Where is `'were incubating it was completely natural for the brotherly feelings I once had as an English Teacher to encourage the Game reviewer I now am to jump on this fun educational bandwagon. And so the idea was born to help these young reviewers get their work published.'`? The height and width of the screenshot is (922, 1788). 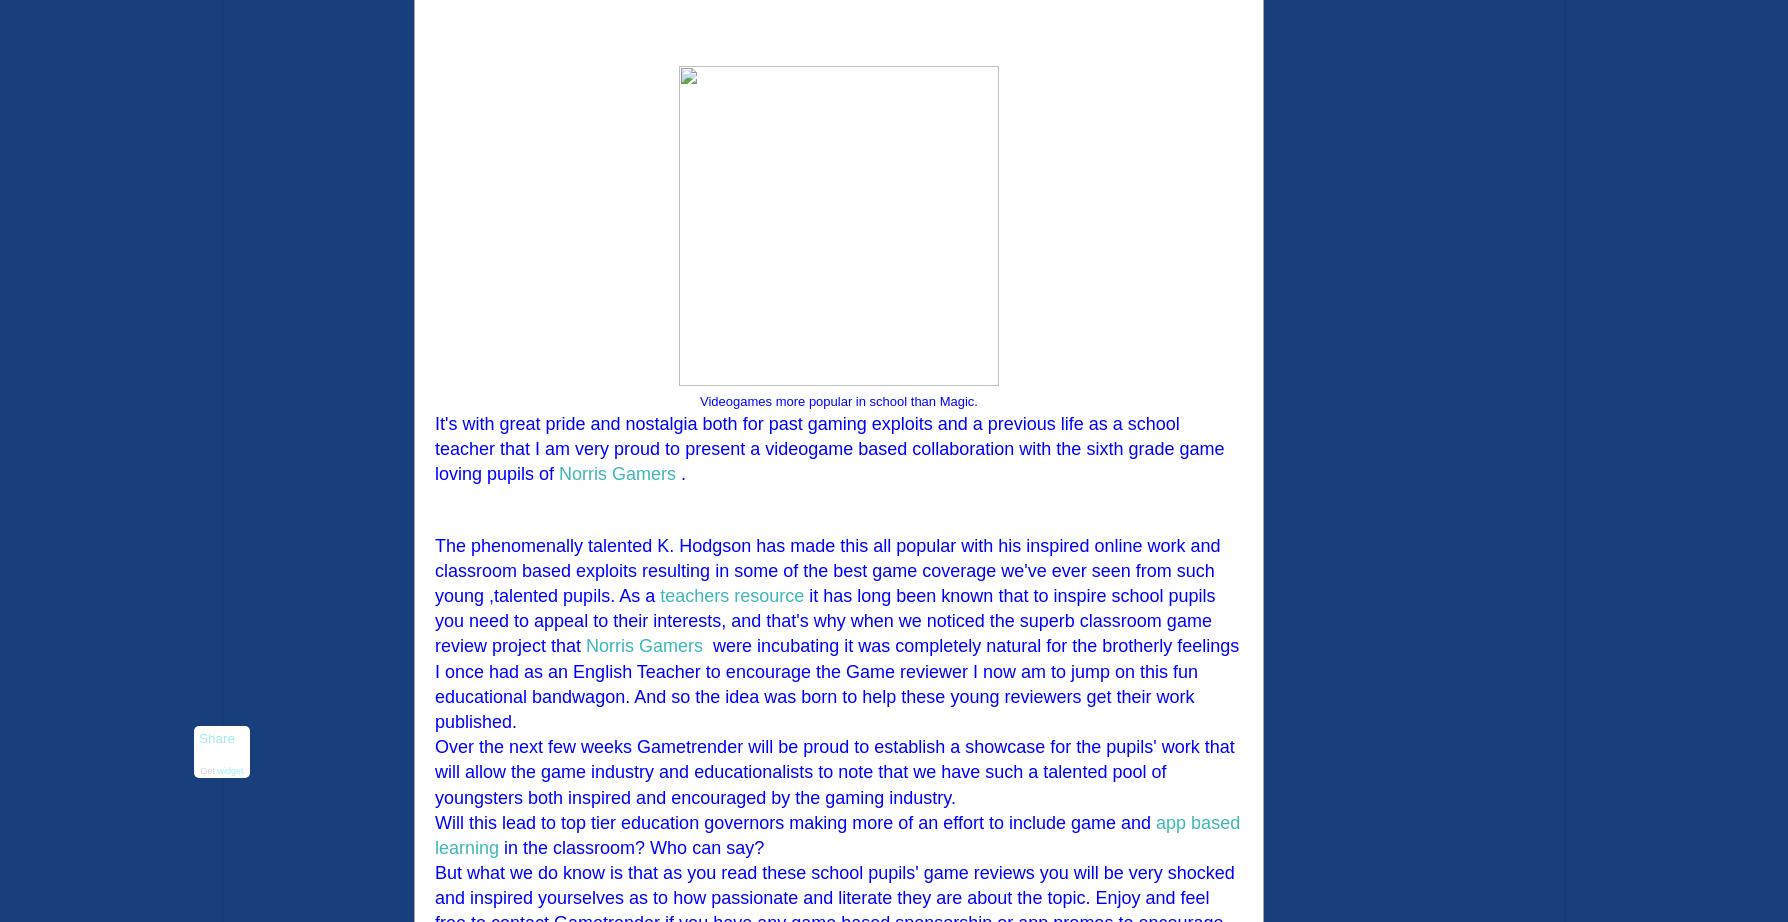 'were incubating it was completely natural for the brotherly feelings I once had as an English Teacher to encourage the Game reviewer I now am to jump on this fun educational bandwagon. And so the idea was born to help these young reviewers get their work published.' is located at coordinates (835, 683).